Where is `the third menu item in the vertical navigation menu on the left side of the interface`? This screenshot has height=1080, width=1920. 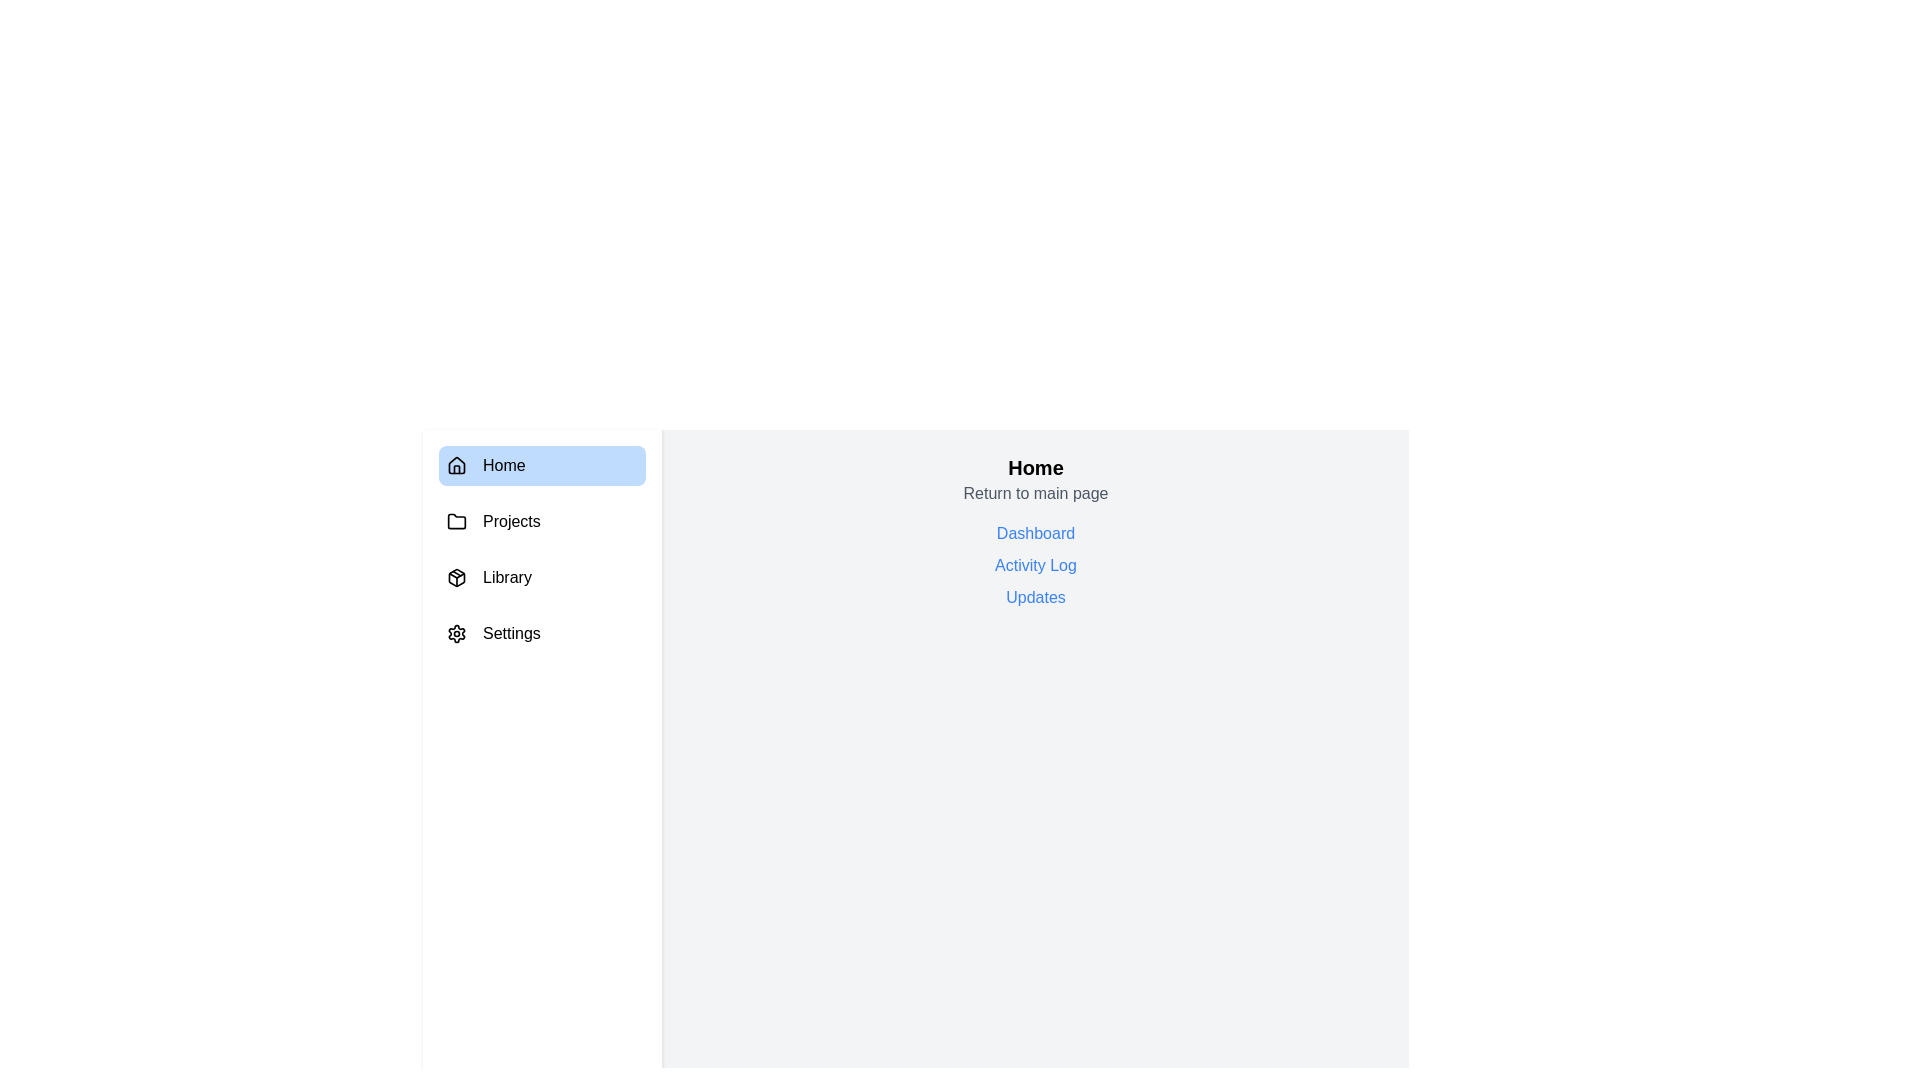
the third menu item in the vertical navigation menu on the left side of the interface is located at coordinates (542, 578).